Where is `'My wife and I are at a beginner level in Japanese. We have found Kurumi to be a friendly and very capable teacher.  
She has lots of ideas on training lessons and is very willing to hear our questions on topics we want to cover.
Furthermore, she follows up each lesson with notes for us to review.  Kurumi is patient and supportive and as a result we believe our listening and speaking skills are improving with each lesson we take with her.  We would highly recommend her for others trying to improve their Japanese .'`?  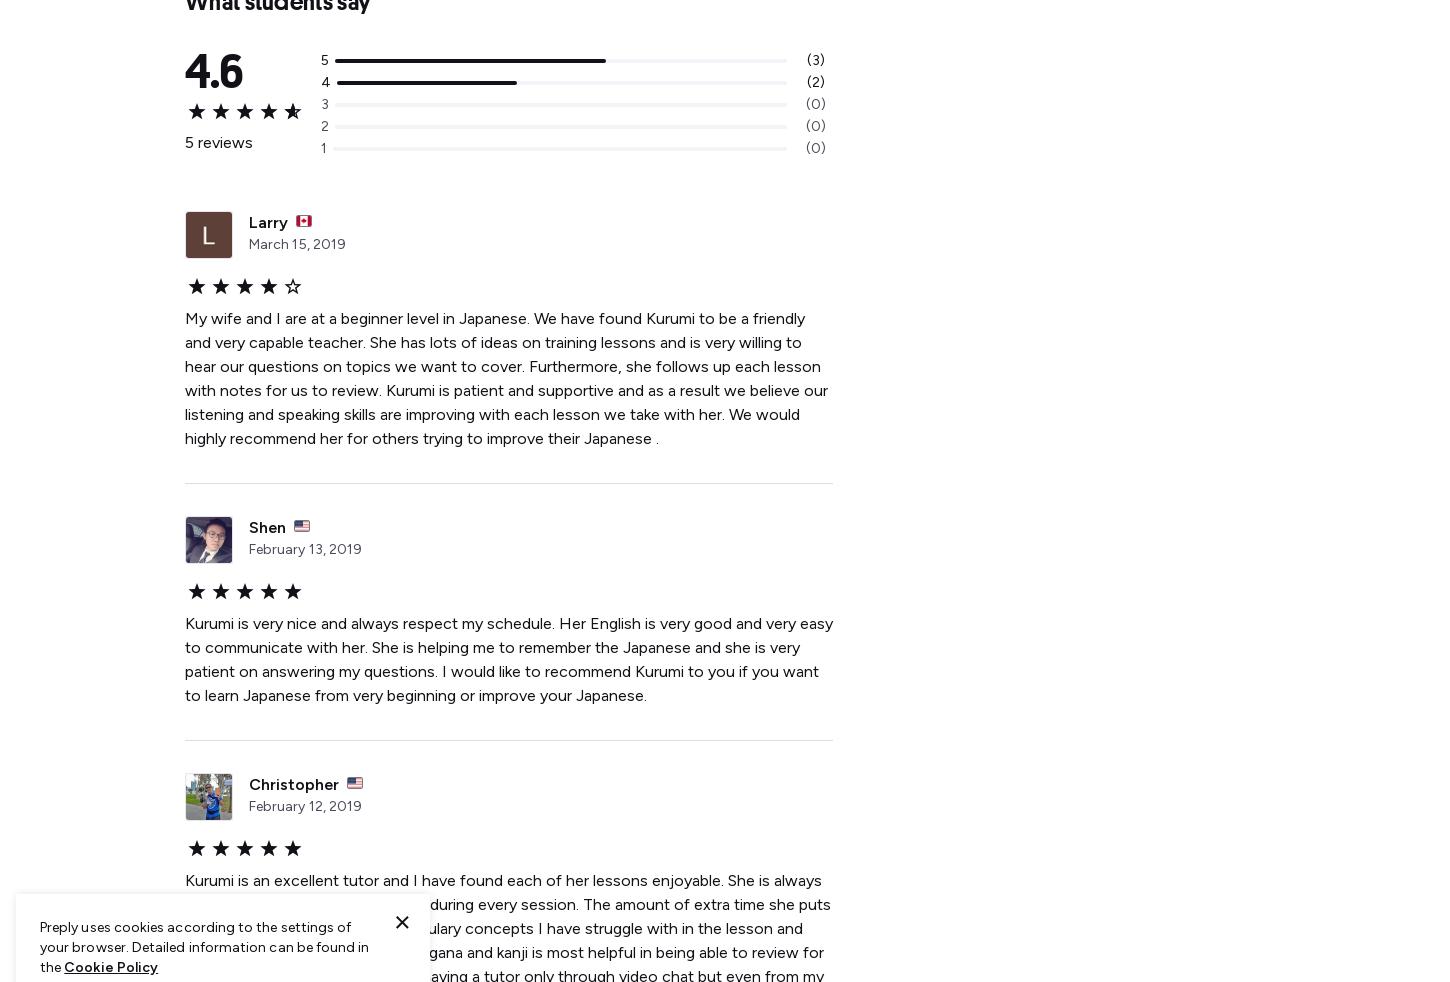 'My wife and I are at a beginner level in Japanese. We have found Kurumi to be a friendly and very capable teacher.  
She has lots of ideas on training lessons and is very willing to hear our questions on topics we want to cover.
Furthermore, she follows up each lesson with notes for us to review.  Kurumi is patient and supportive and as a result we believe our listening and speaking skills are improving with each lesson we take with her.  We would highly recommend her for others trying to improve their Japanese .' is located at coordinates (506, 378).